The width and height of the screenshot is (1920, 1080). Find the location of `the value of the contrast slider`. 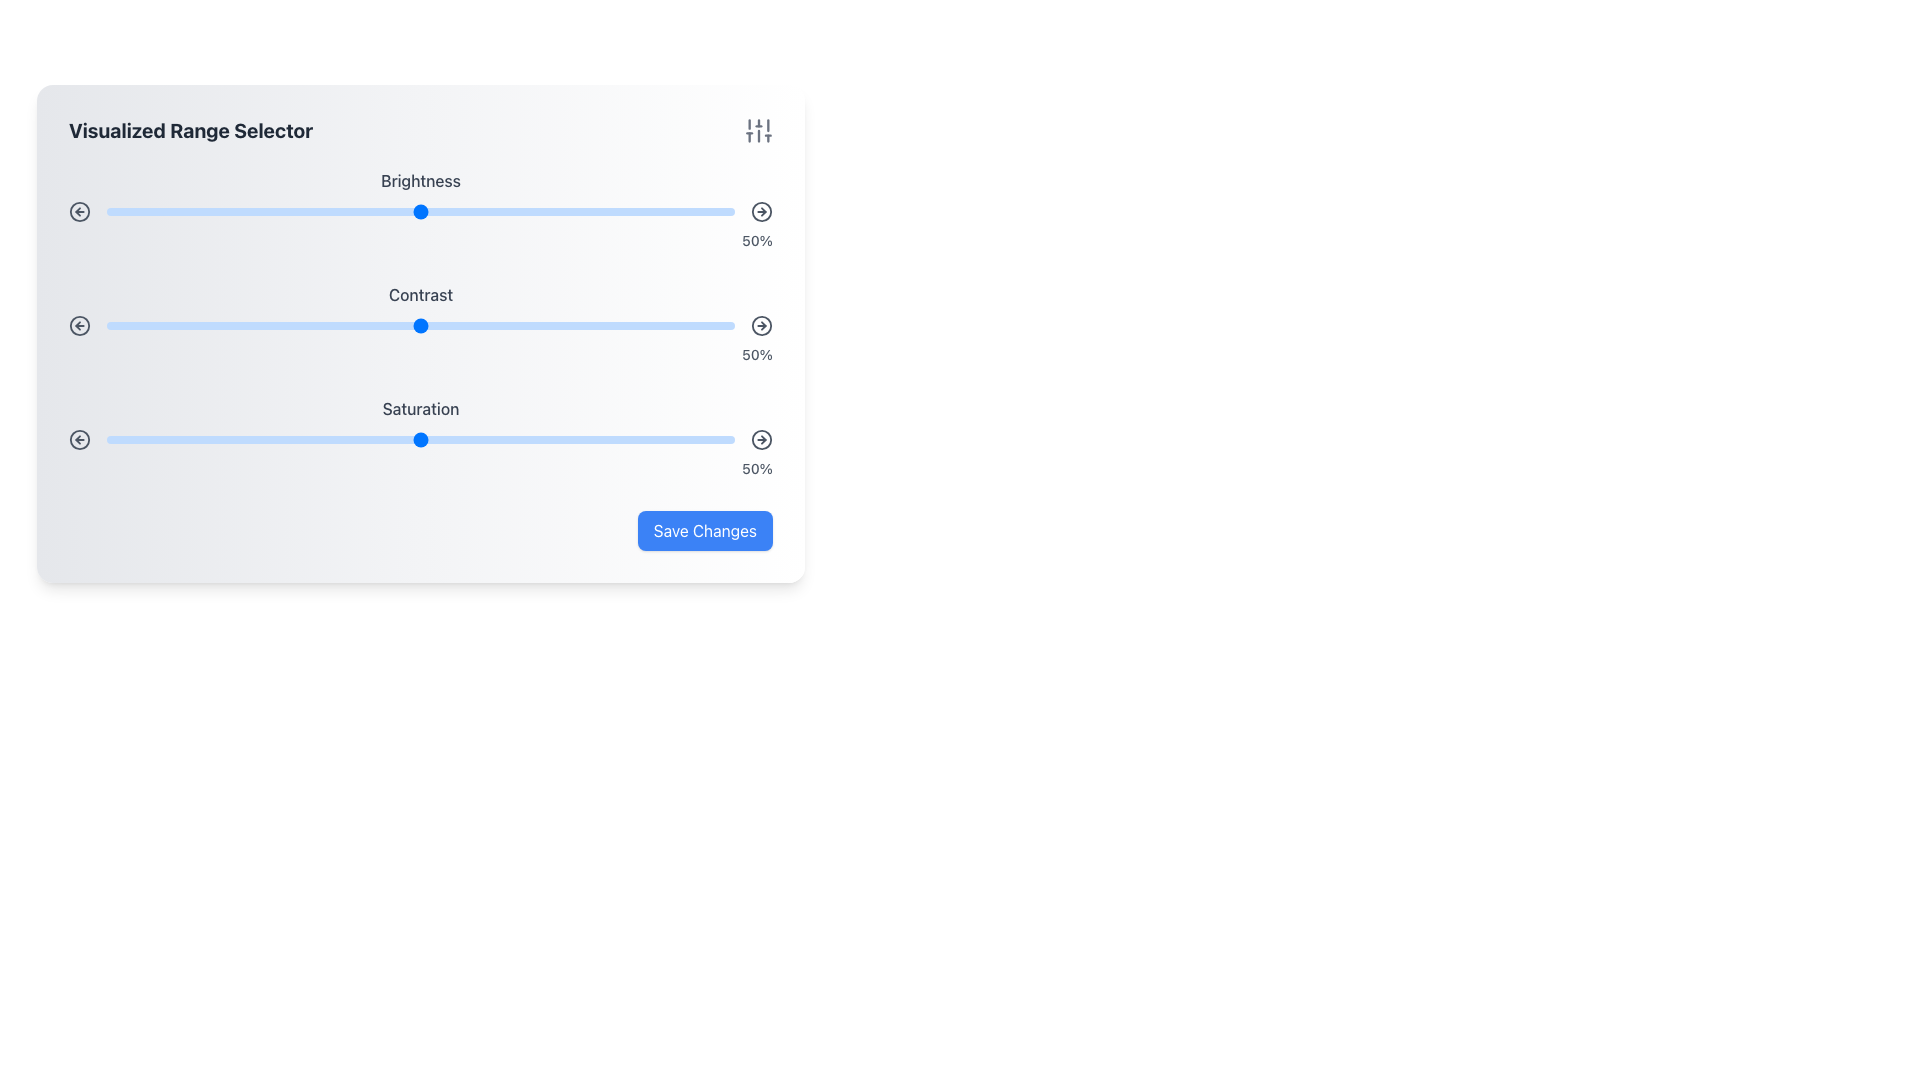

the value of the contrast slider is located at coordinates (633, 325).